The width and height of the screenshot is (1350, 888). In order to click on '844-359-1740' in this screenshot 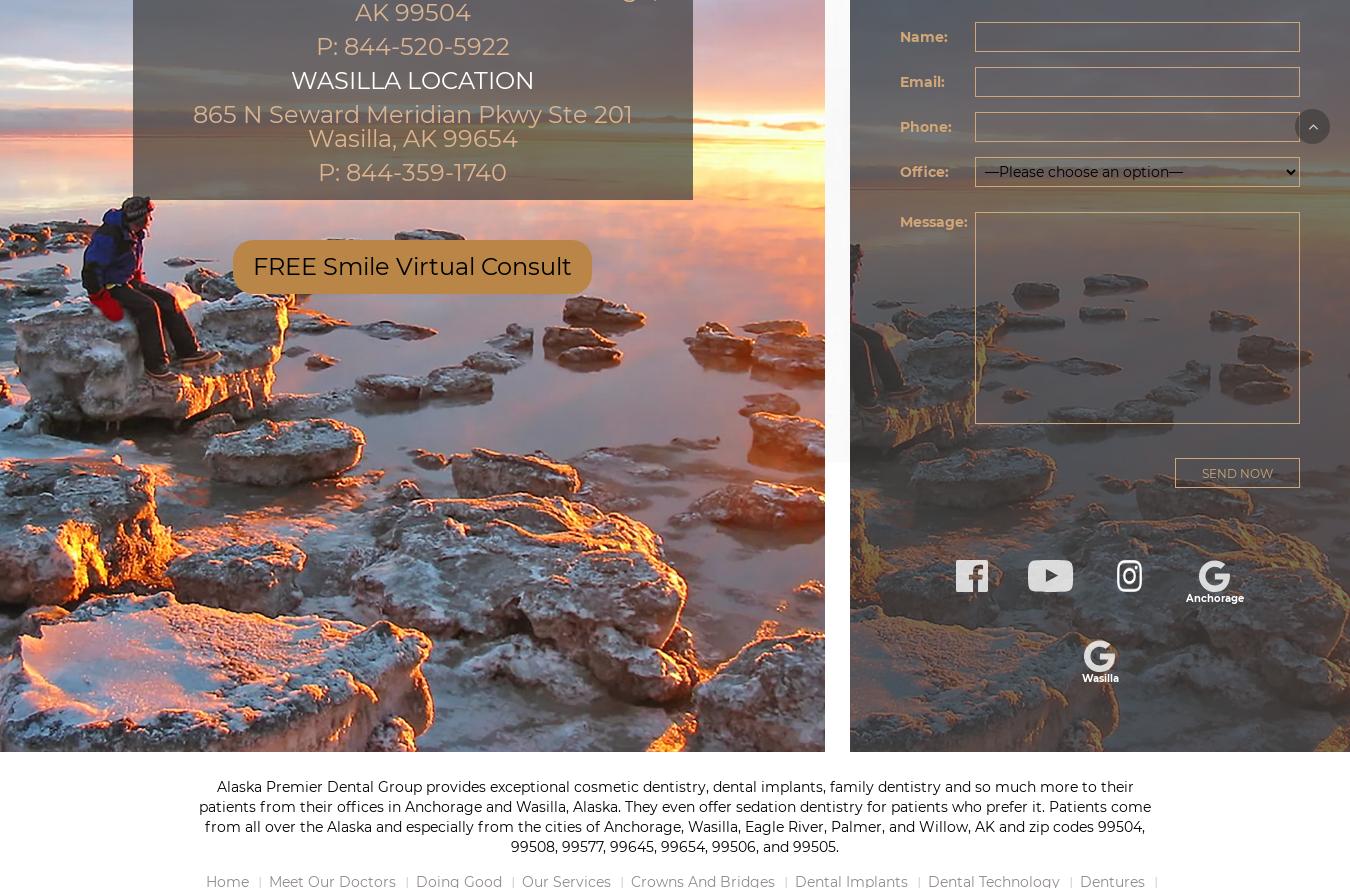, I will do `click(426, 170)`.